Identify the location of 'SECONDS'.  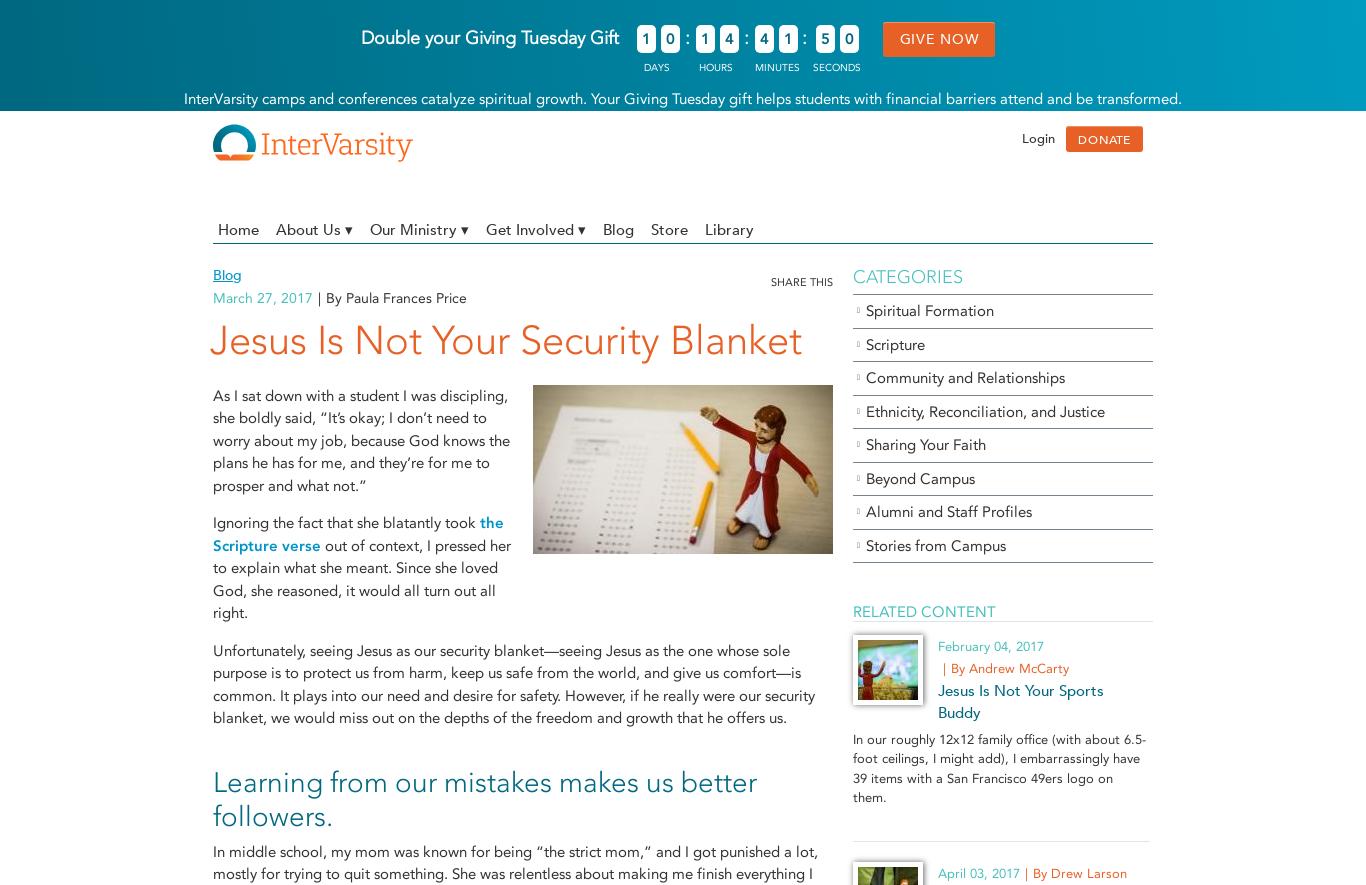
(810, 66).